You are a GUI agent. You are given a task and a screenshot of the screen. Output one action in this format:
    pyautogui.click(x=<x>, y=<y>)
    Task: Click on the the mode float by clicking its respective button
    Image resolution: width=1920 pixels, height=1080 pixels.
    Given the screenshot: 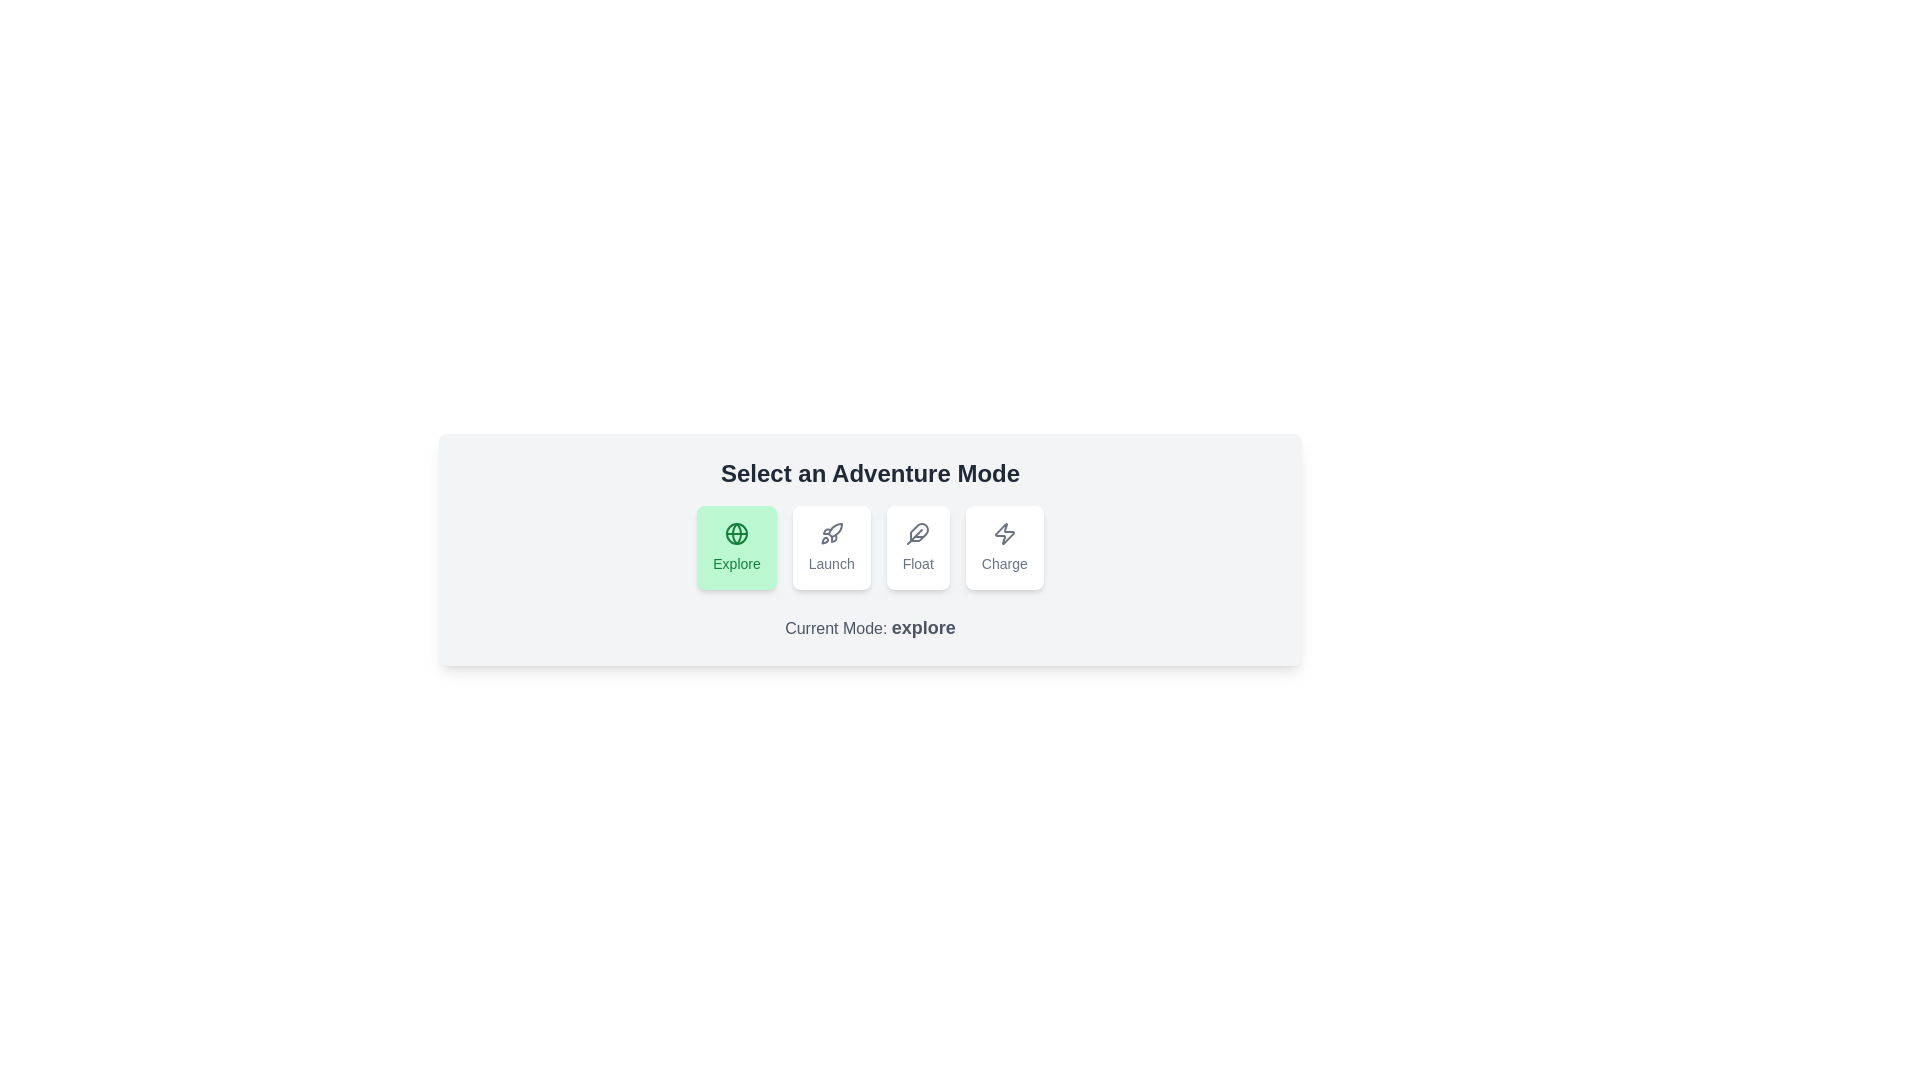 What is the action you would take?
    pyautogui.click(x=917, y=547)
    